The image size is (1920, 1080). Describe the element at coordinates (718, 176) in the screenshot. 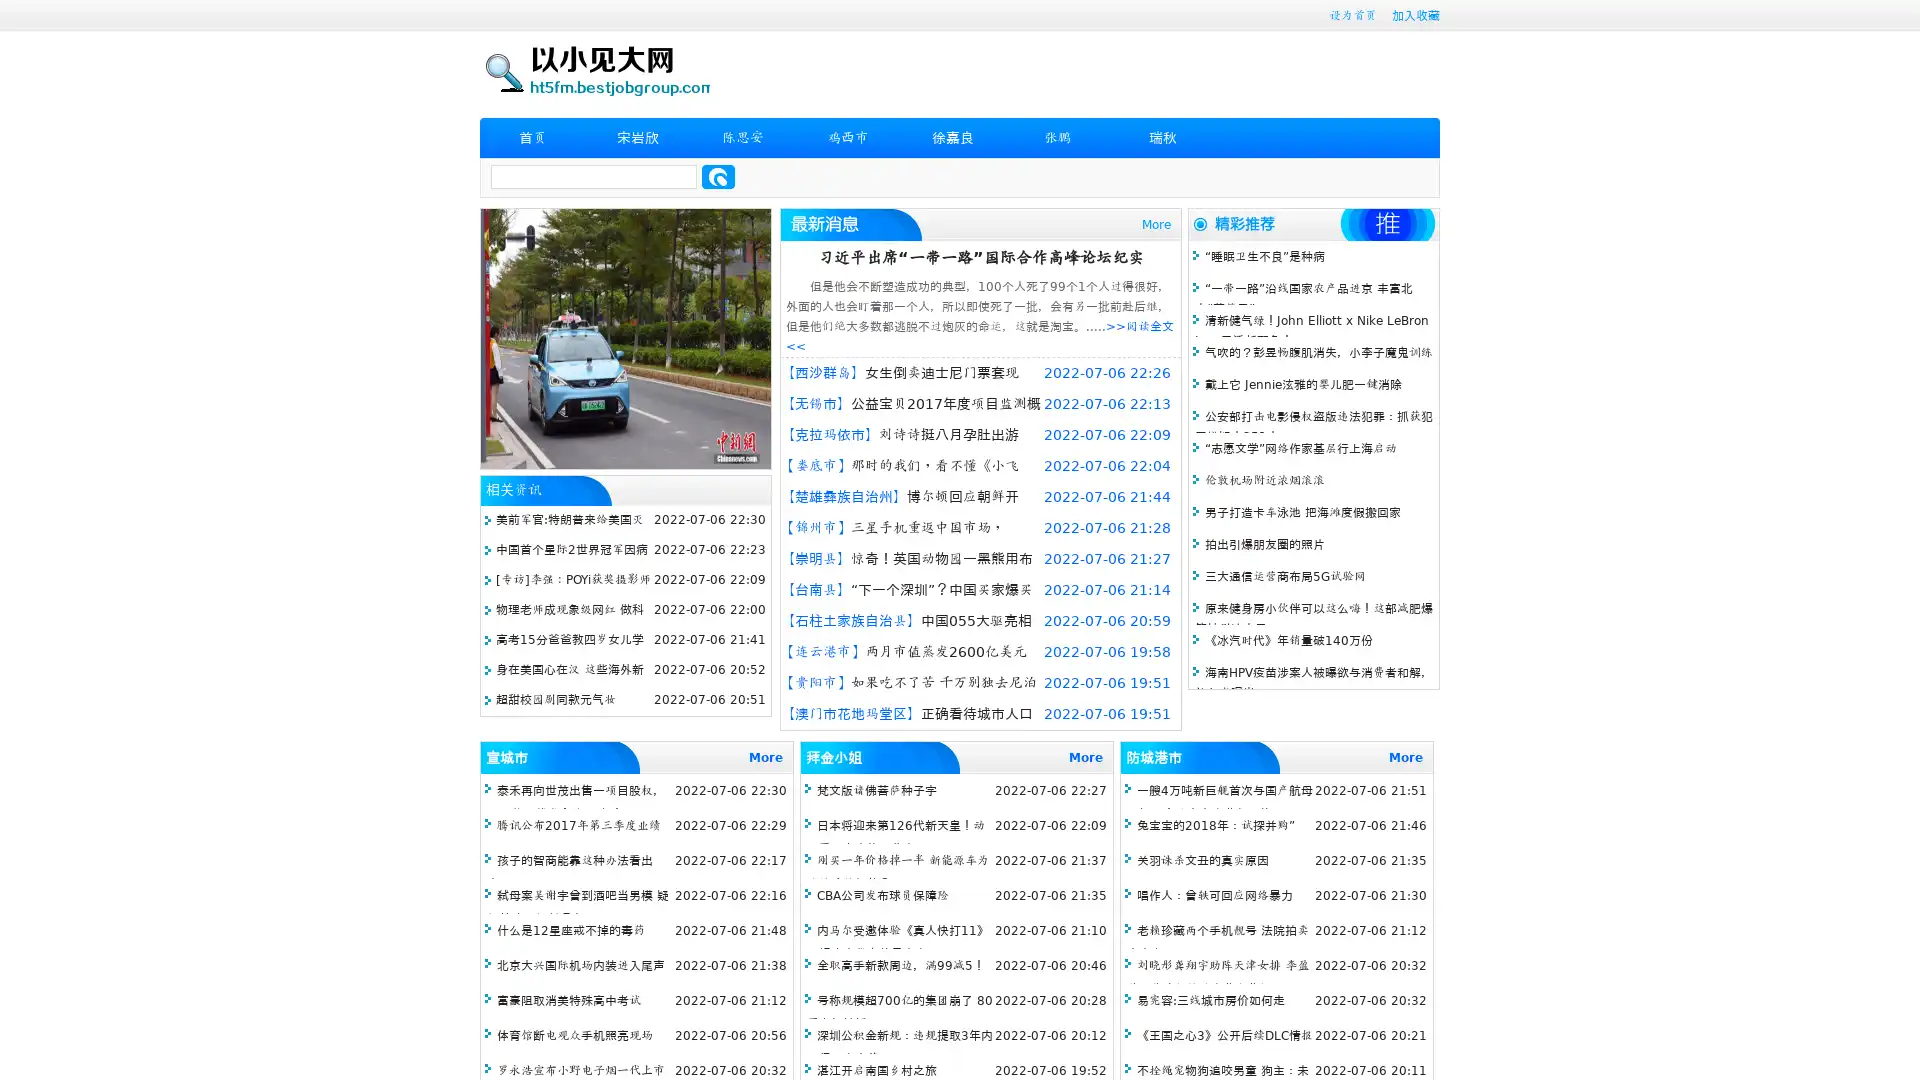

I see `Search` at that location.